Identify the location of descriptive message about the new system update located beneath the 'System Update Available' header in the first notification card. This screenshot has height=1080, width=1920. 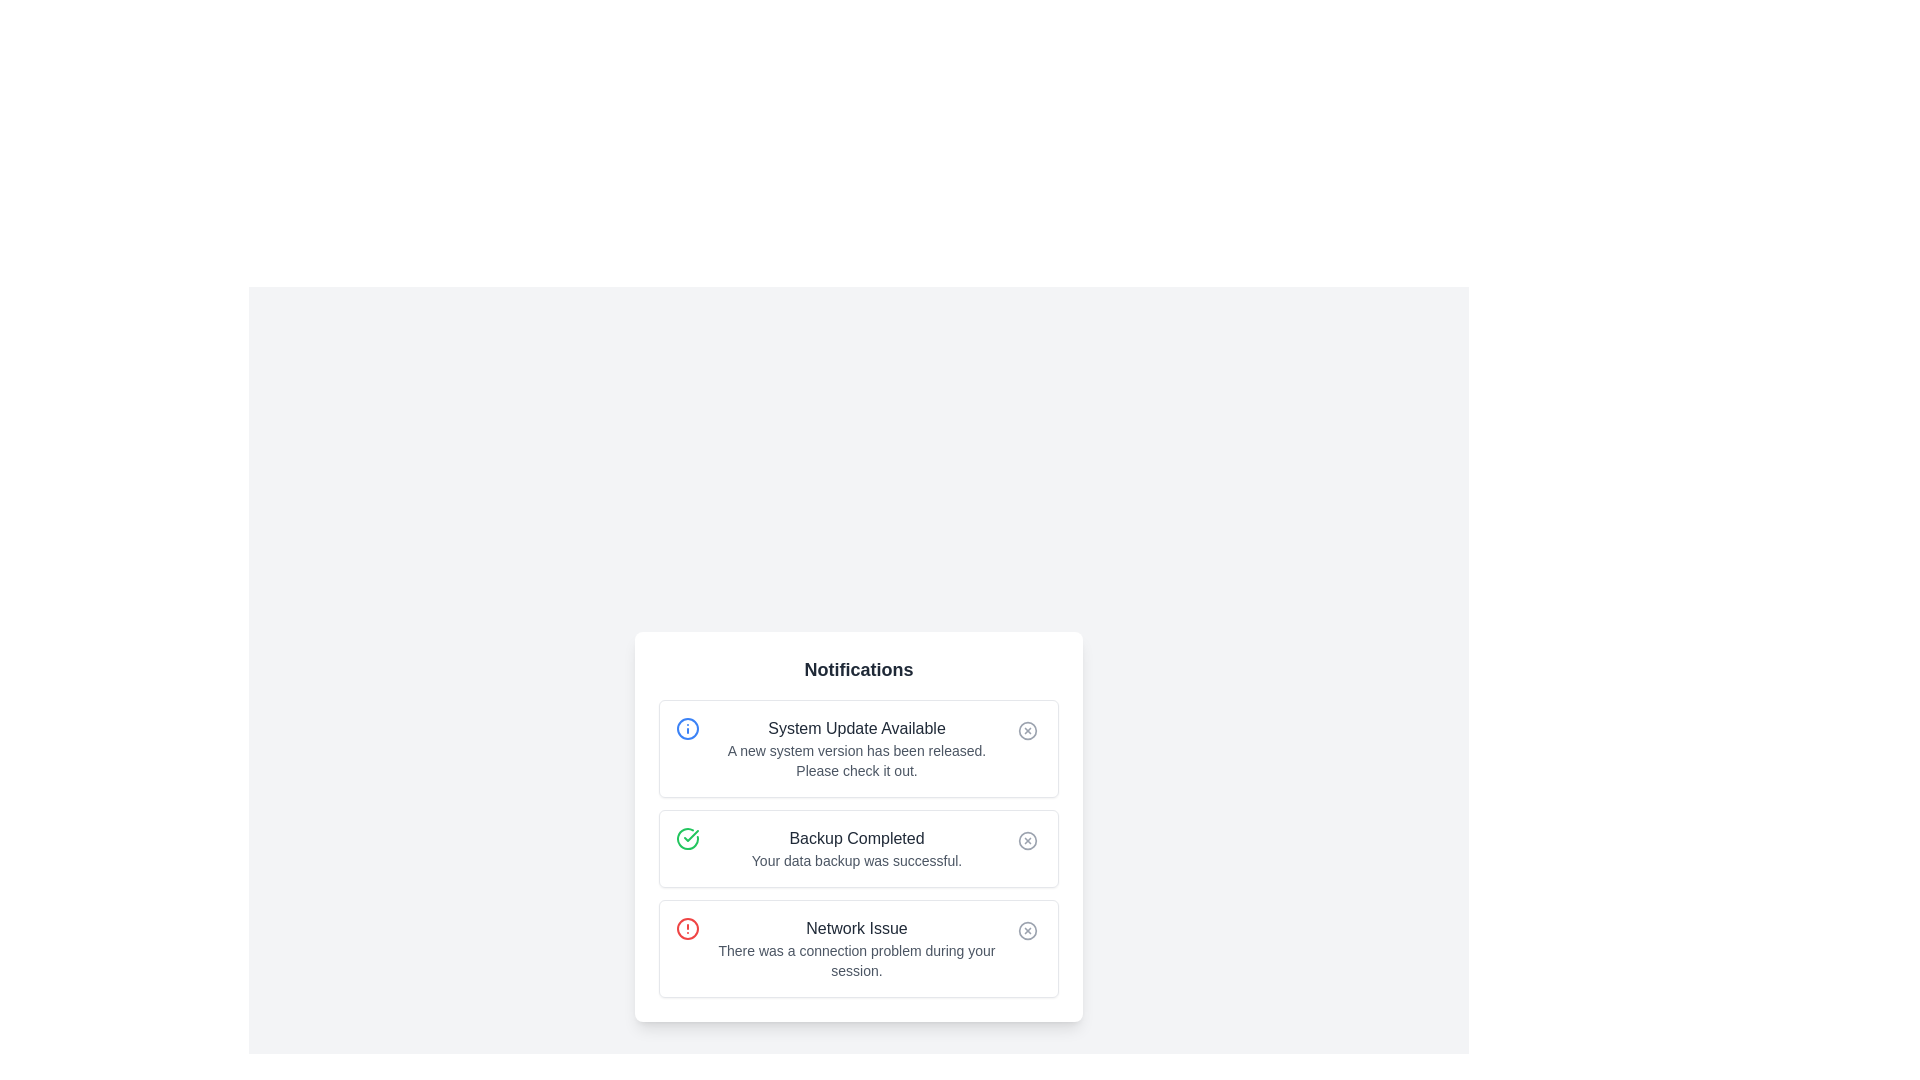
(857, 760).